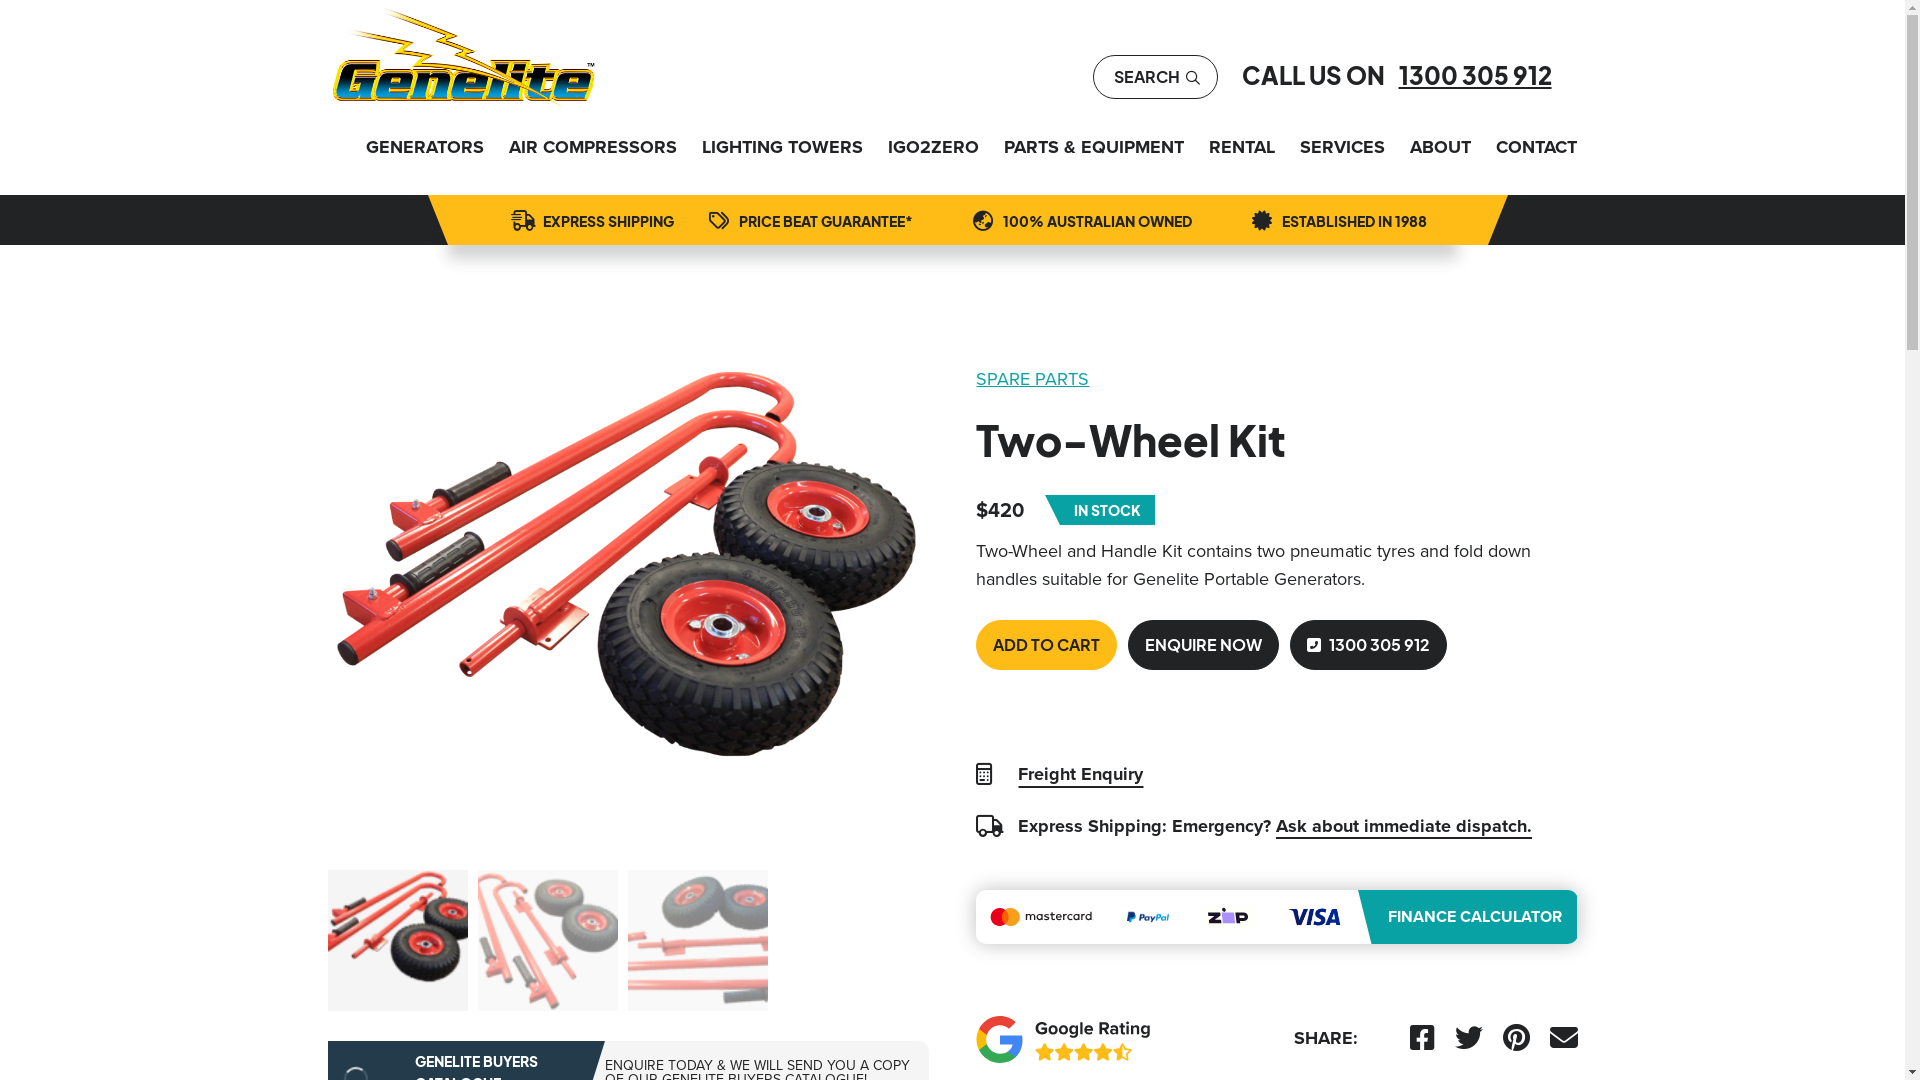  Describe the element at coordinates (1207, 145) in the screenshot. I see `'RENTAL'` at that location.